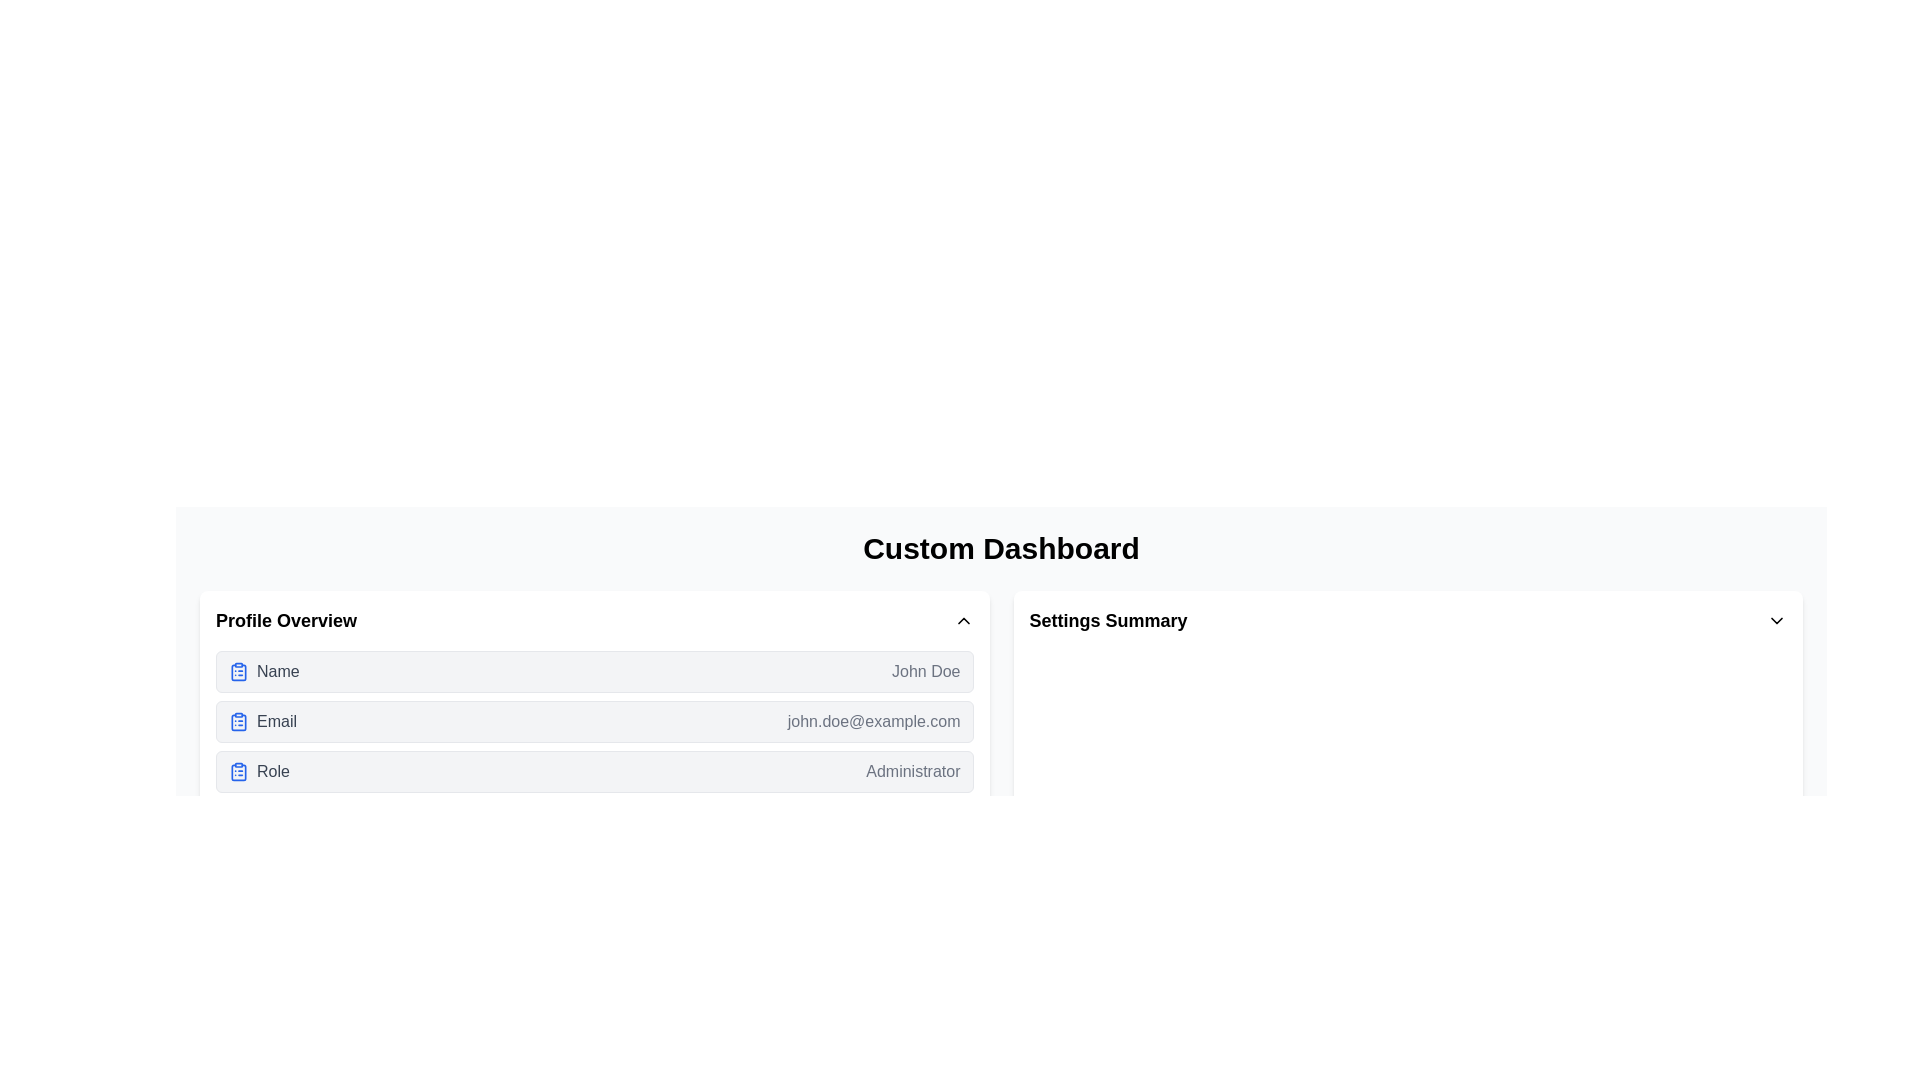 The image size is (1920, 1080). I want to click on the 'Name' label with an icon located in the 'Profile Overview' section, positioned above the 'Email' and 'Role' entries, so click(263, 671).